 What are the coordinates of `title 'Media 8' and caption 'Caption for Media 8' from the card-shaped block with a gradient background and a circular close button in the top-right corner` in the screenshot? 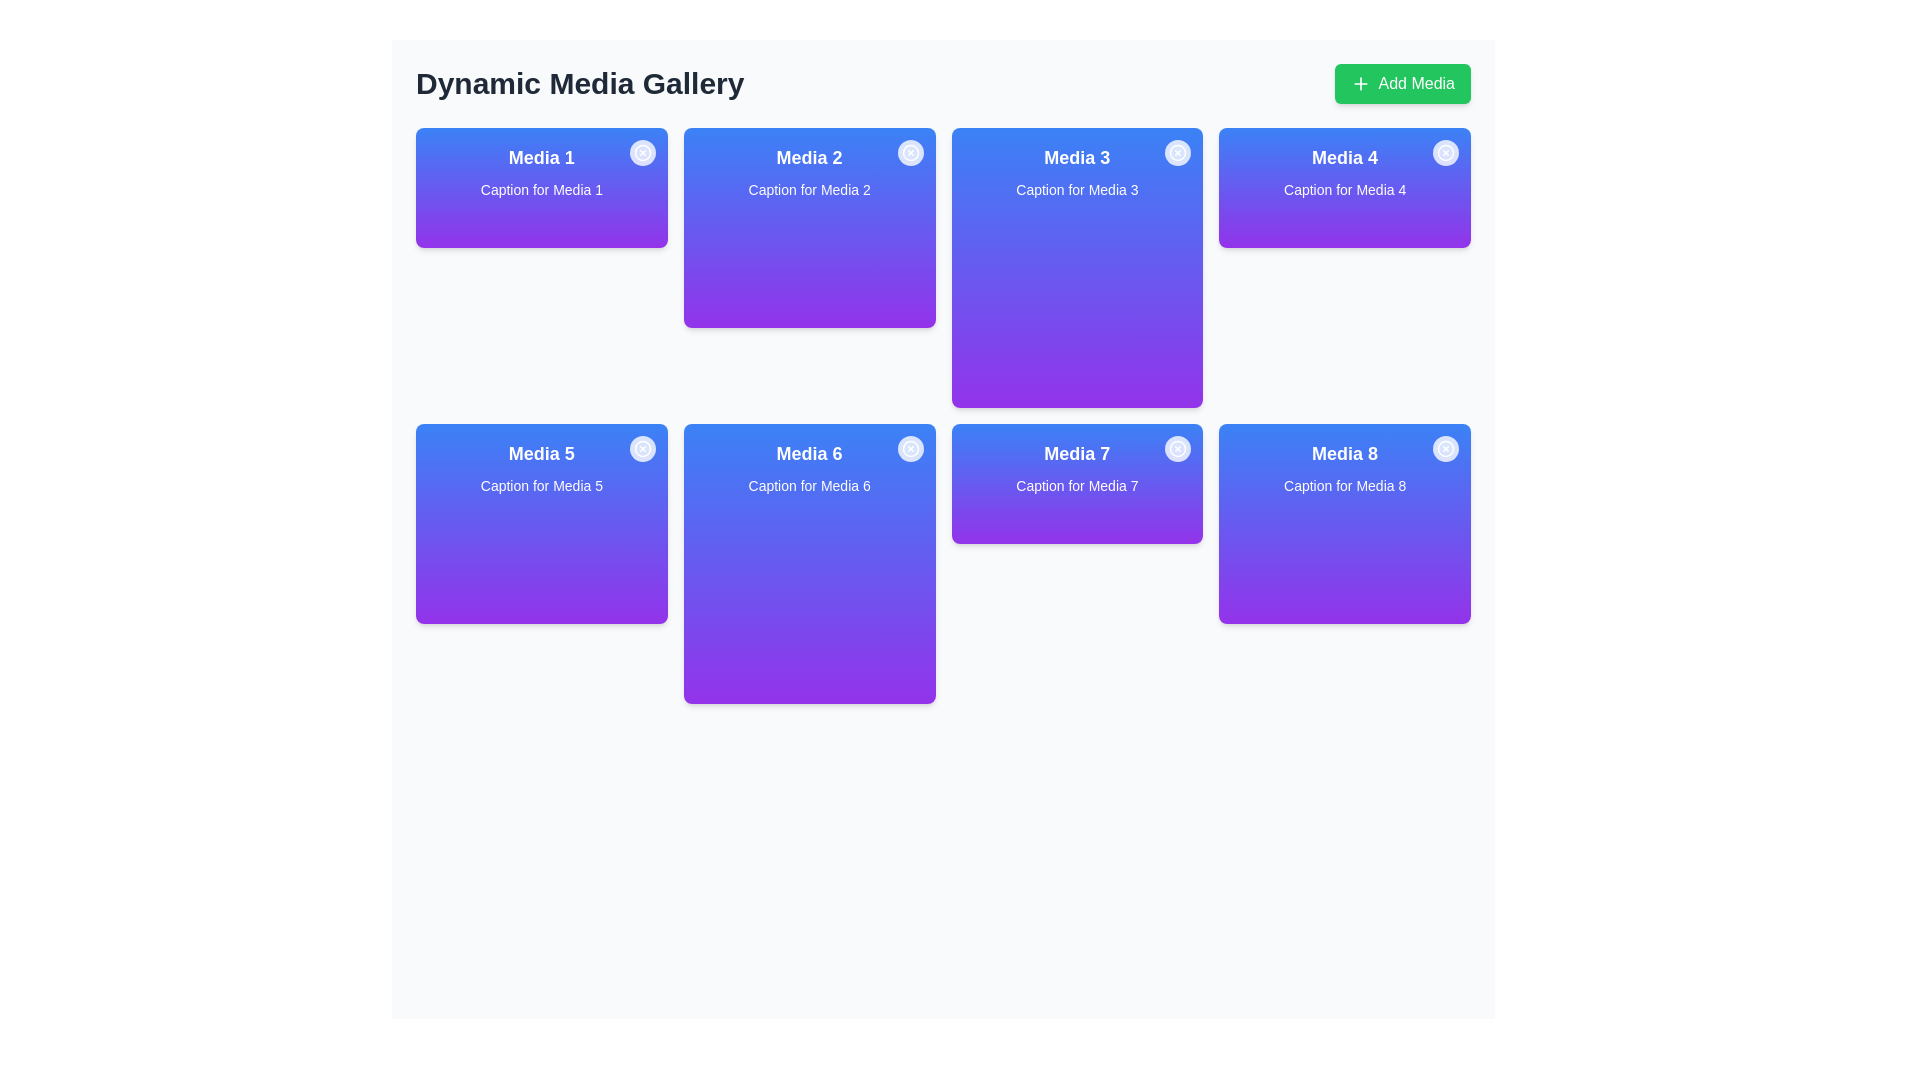 It's located at (1345, 523).